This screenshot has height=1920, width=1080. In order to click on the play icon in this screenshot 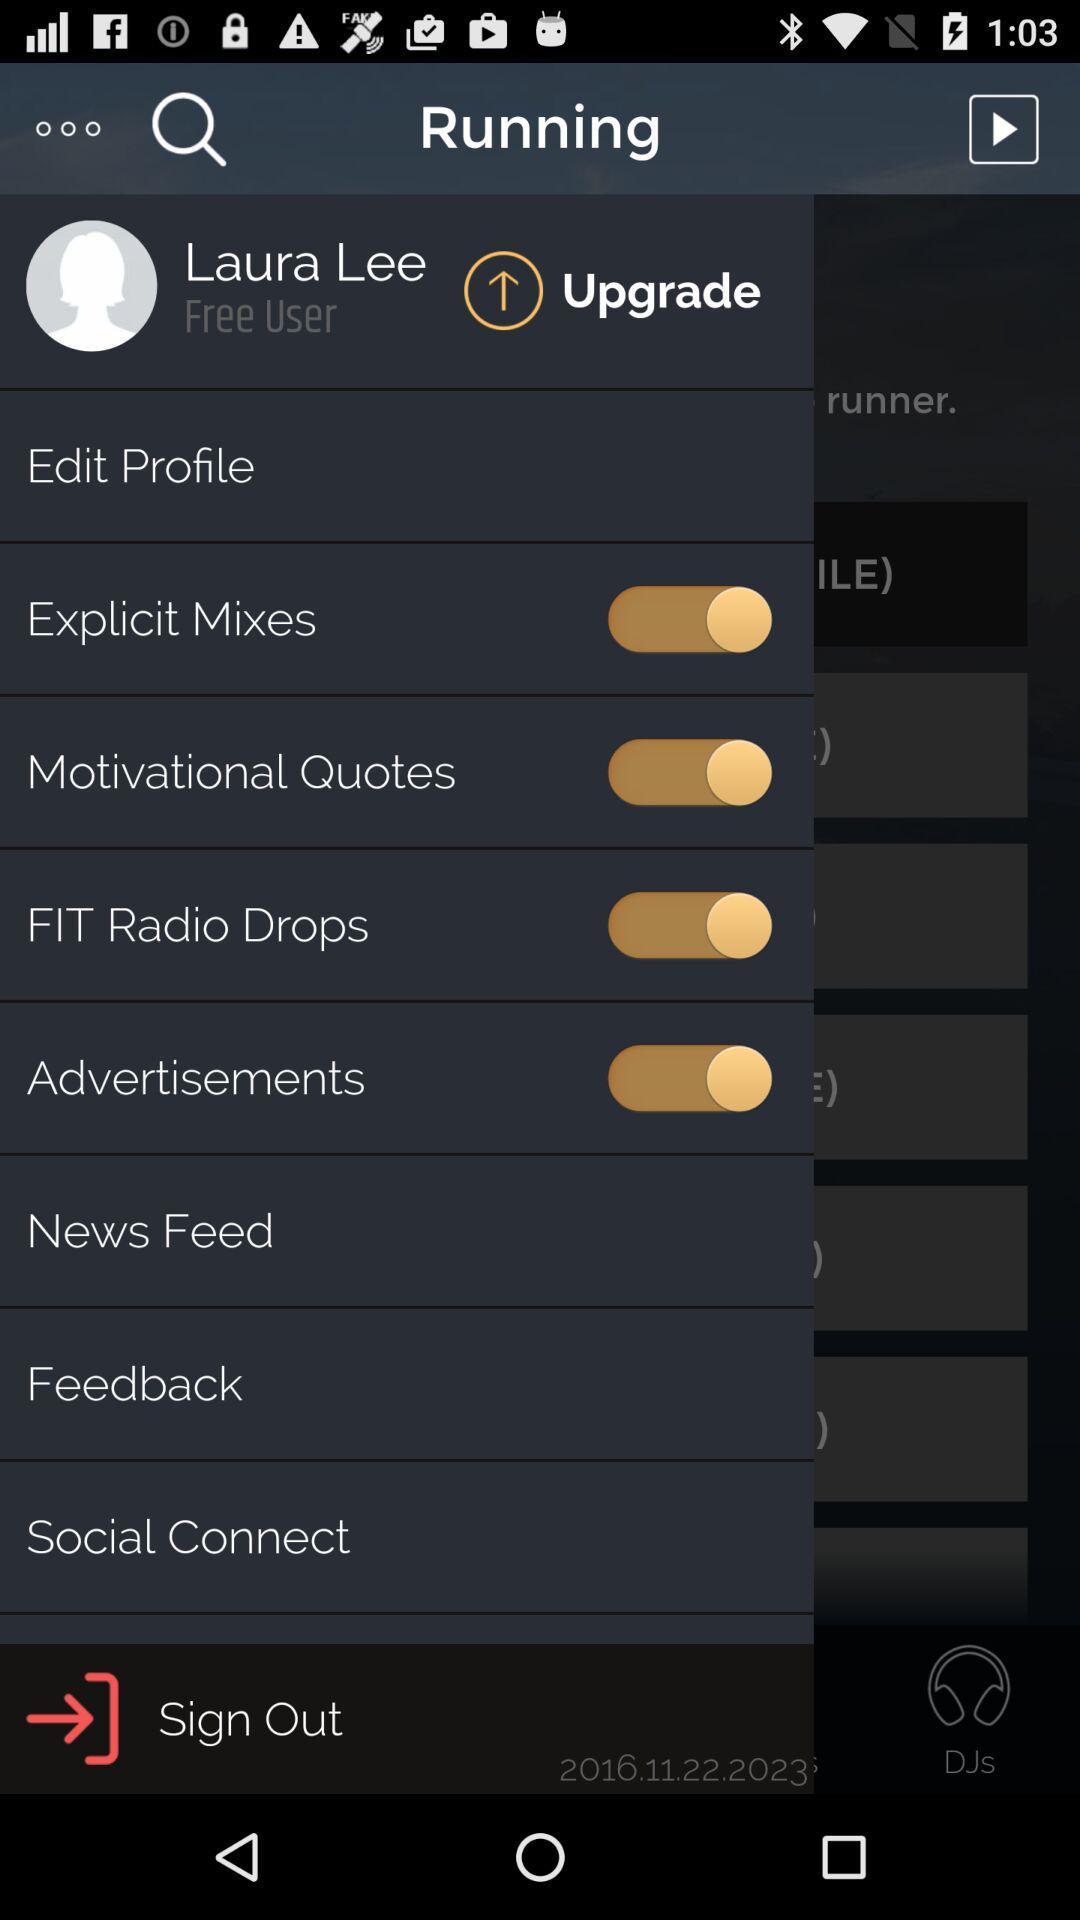, I will do `click(1009, 136)`.